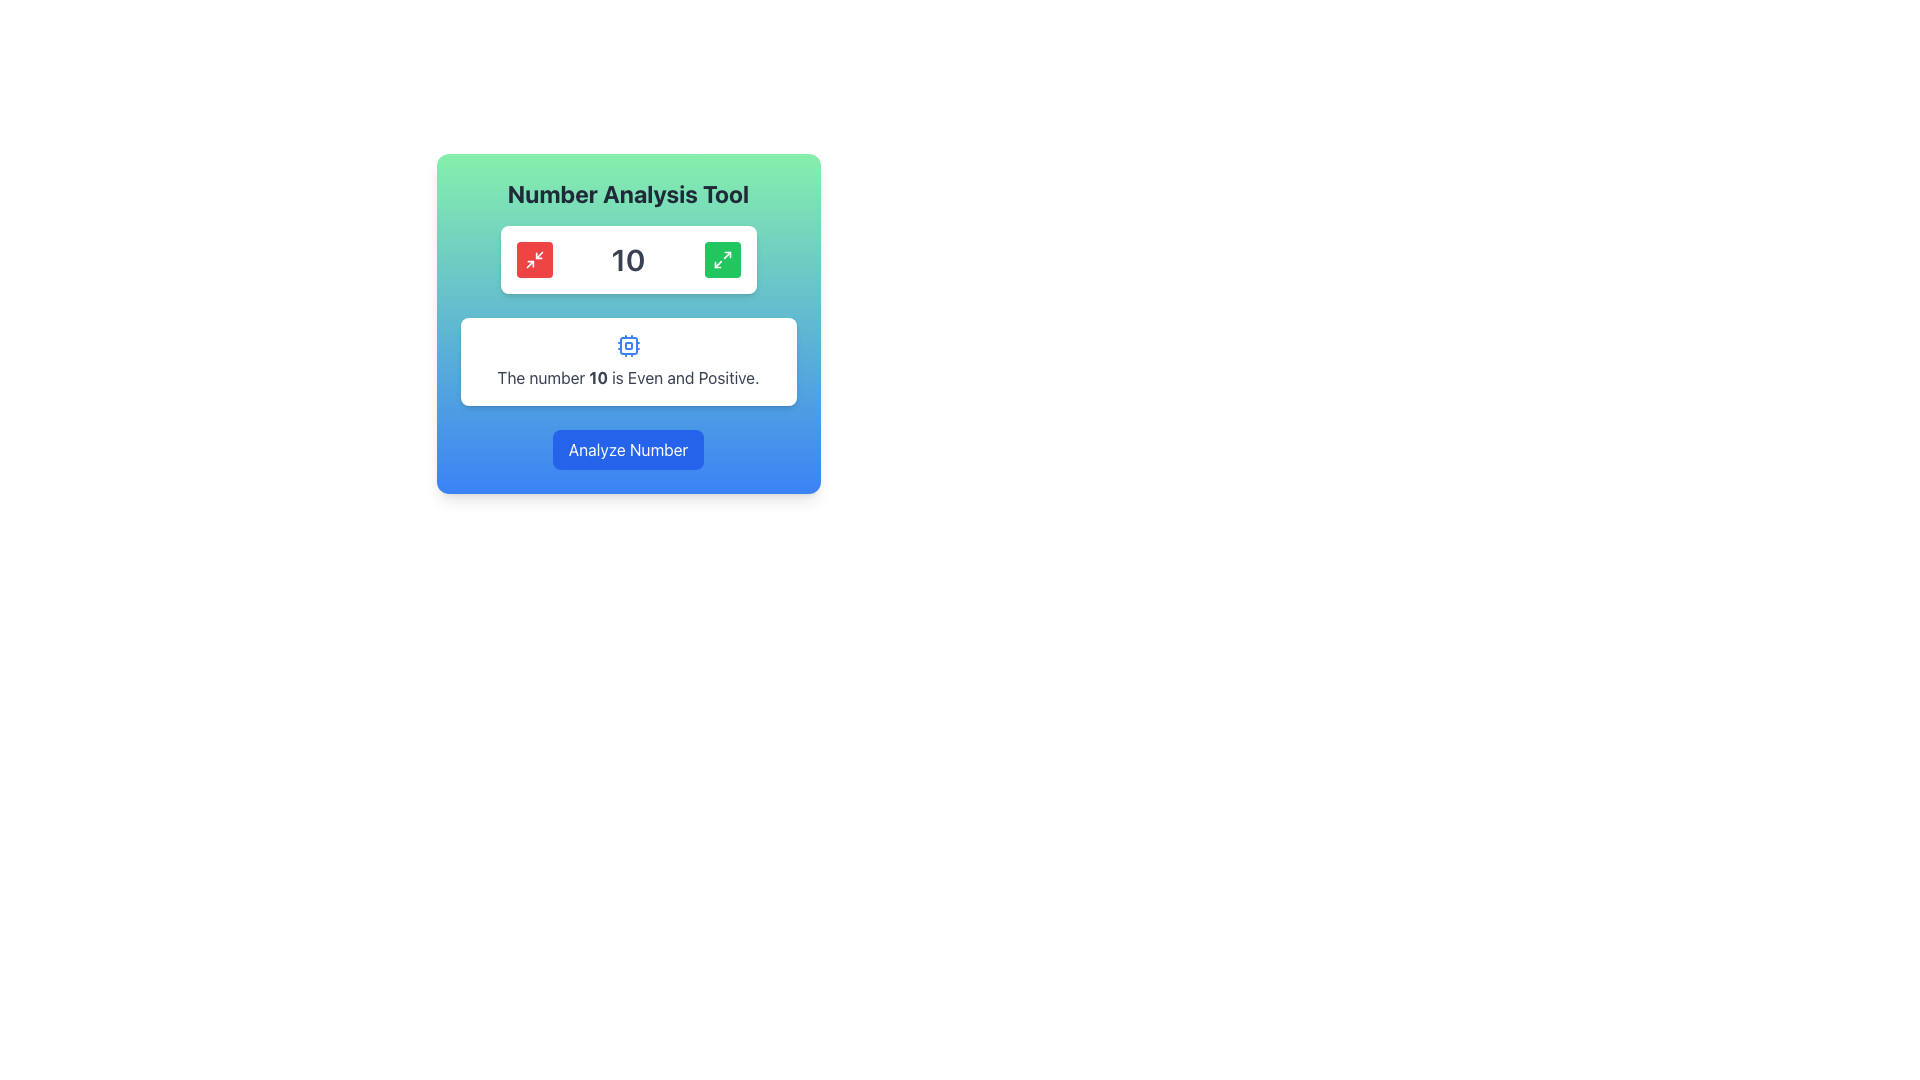  What do you see at coordinates (597, 378) in the screenshot?
I see `the bold numeric text element displaying '10', which is part of the sentence 'The number 10 is Even and Positive.'` at bounding box center [597, 378].